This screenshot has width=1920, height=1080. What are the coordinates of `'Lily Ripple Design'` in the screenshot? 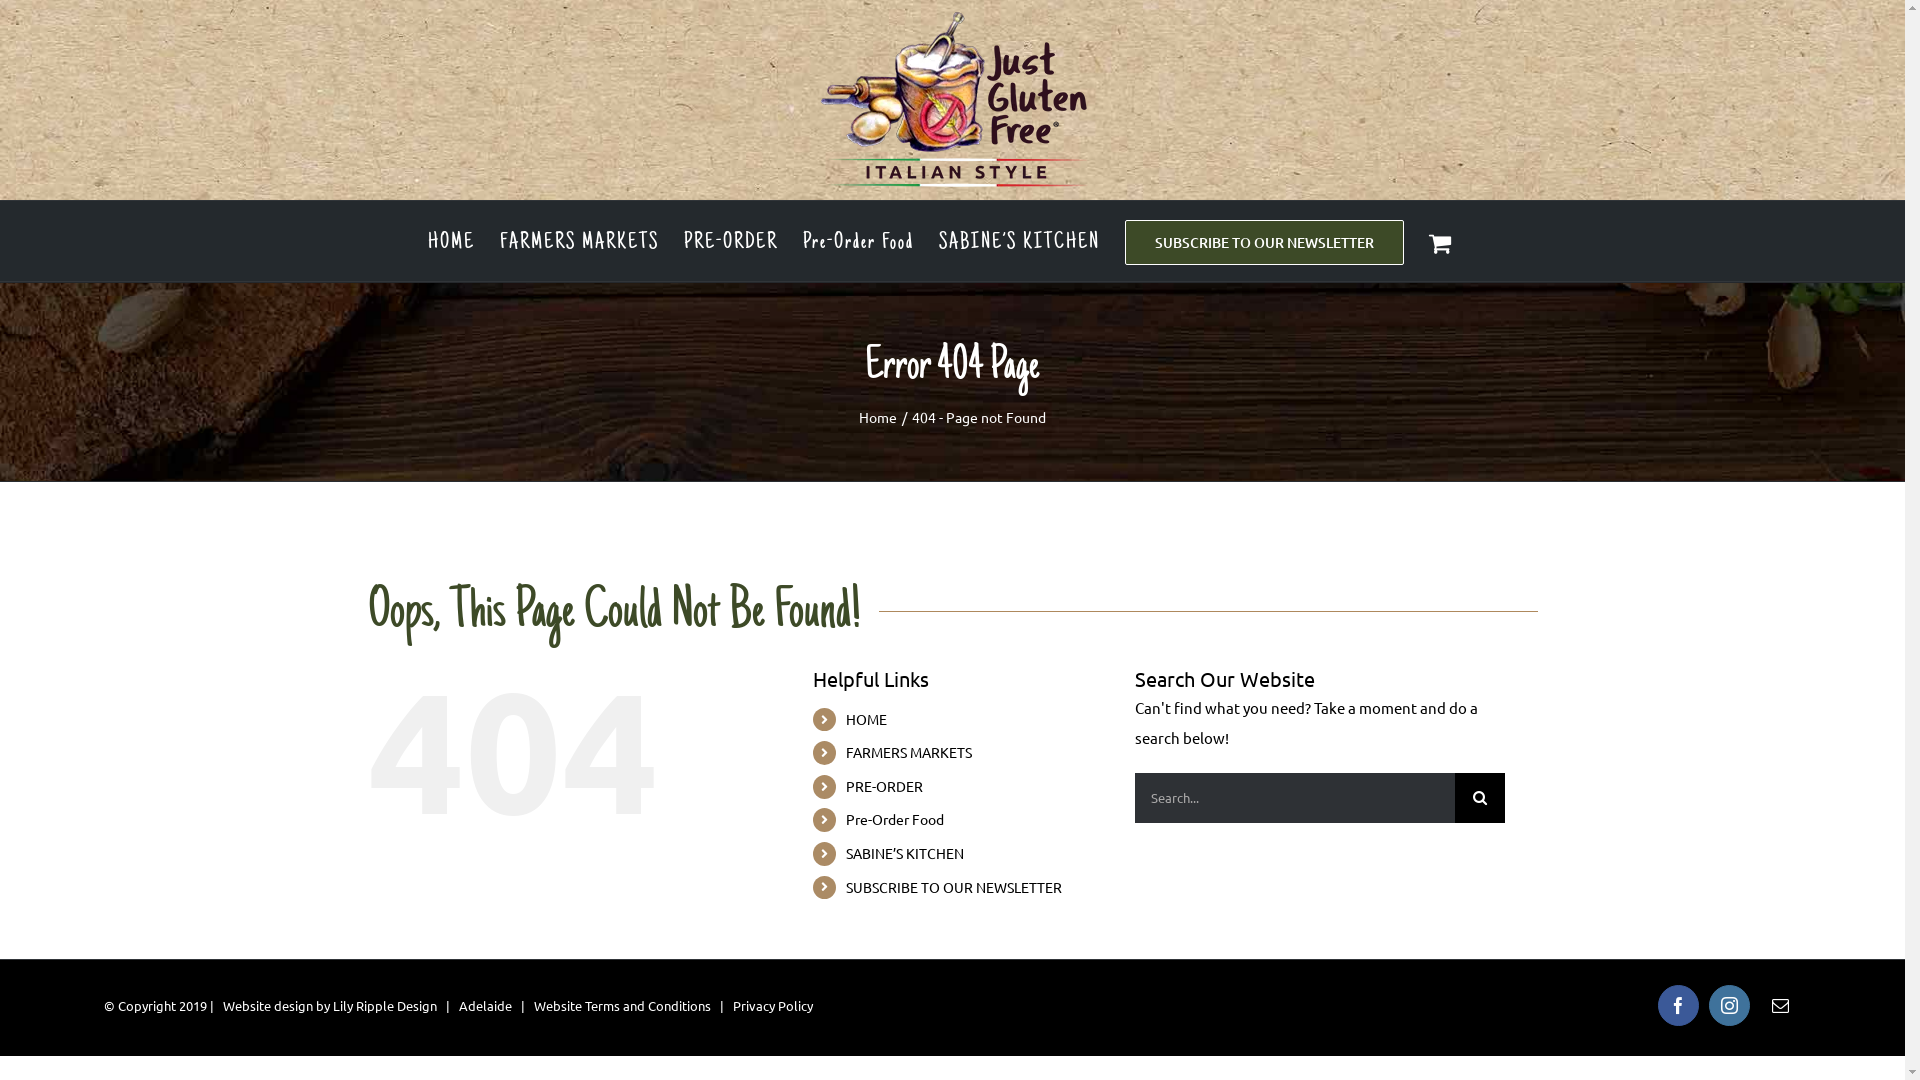 It's located at (332, 1005).